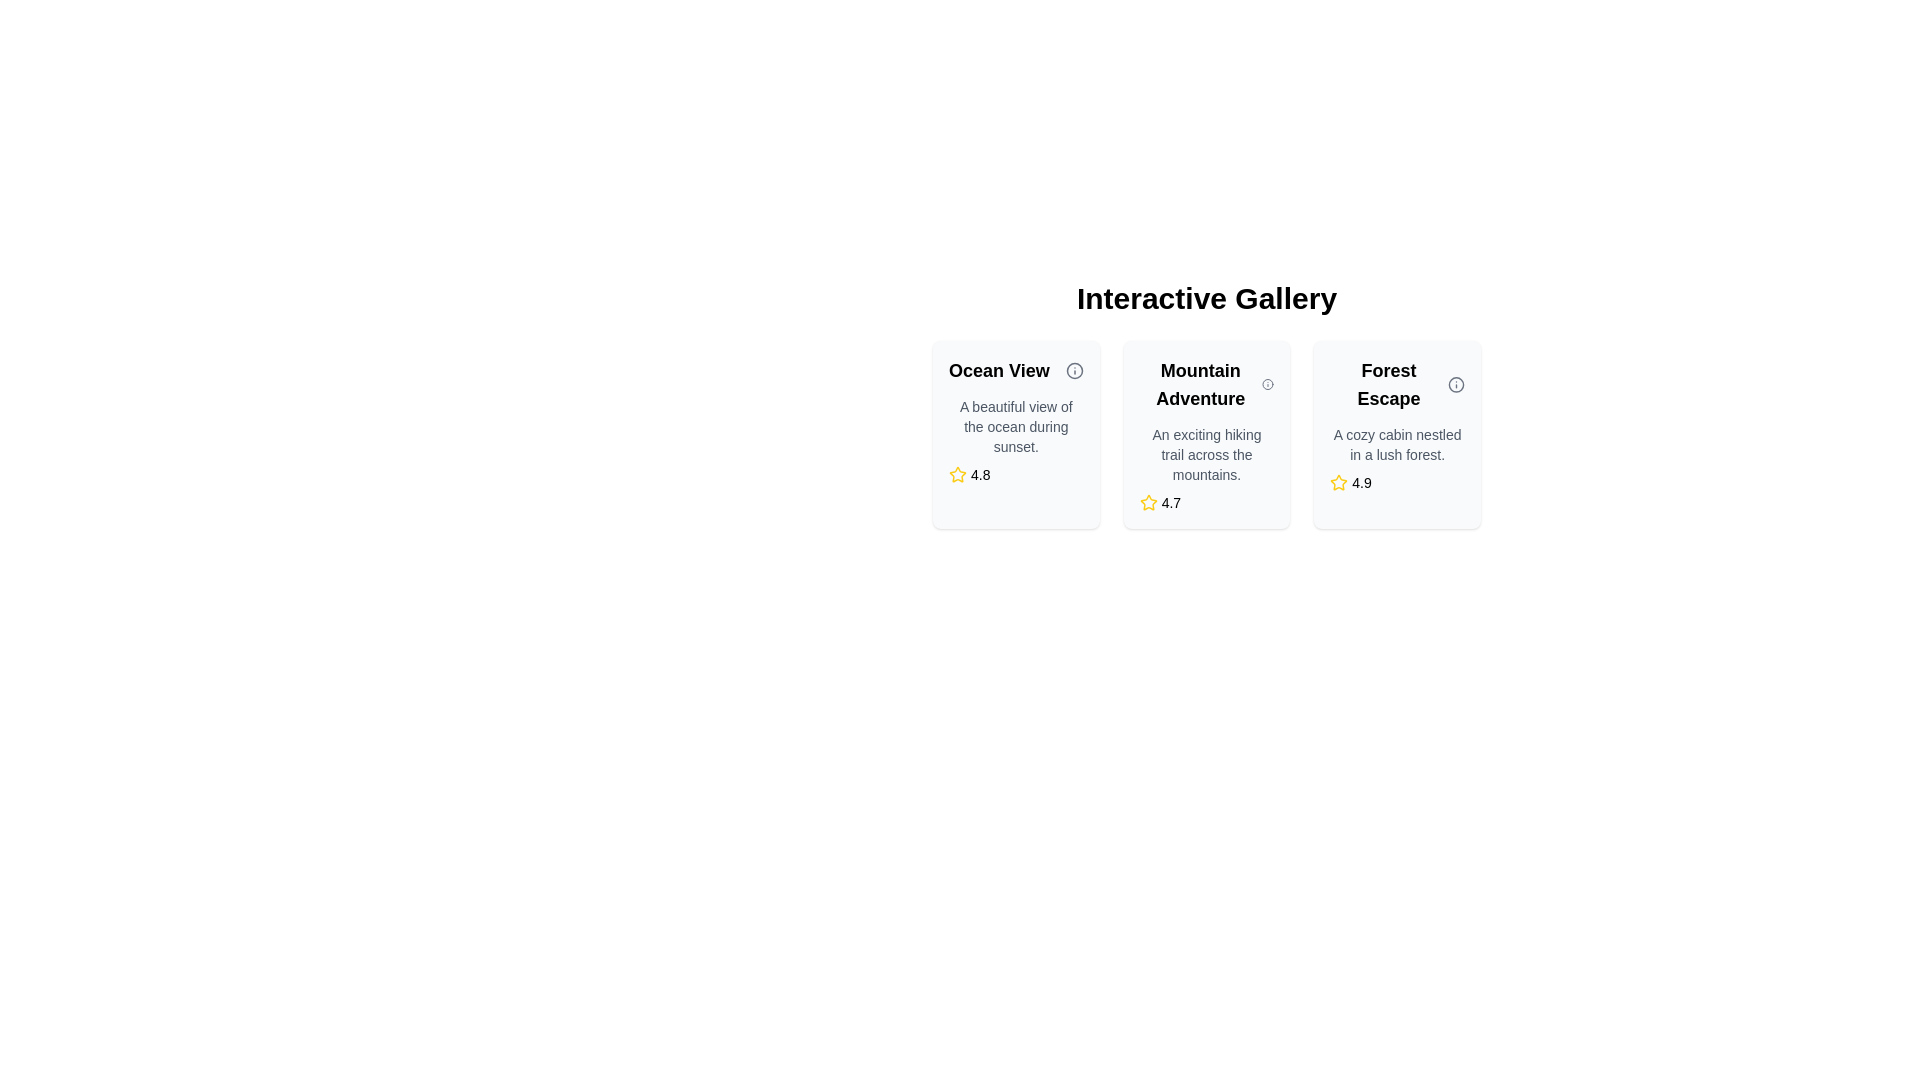 The height and width of the screenshot is (1080, 1920). Describe the element at coordinates (999, 370) in the screenshot. I see `header text 'Ocean View' of the first card in the Interactive Gallery located at the top-left corner of the card structure` at that location.